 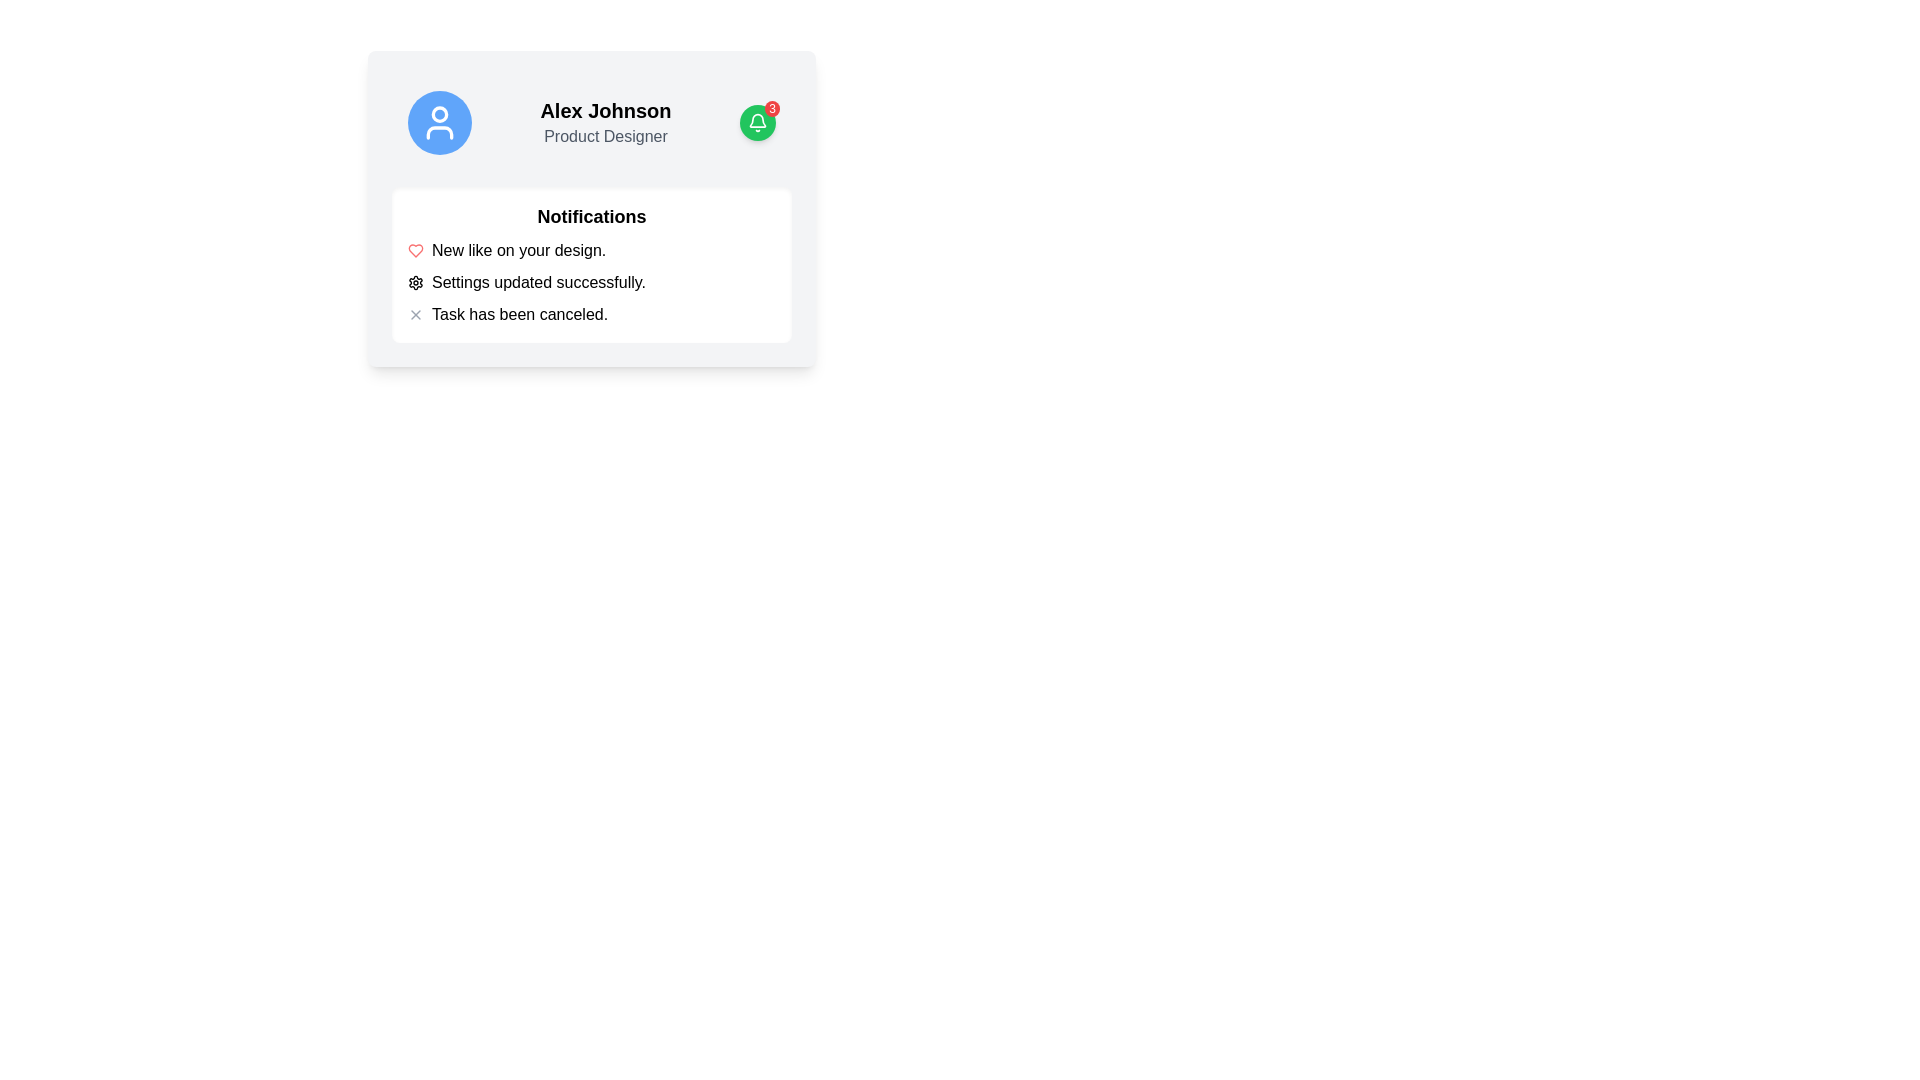 What do you see at coordinates (439, 123) in the screenshot?
I see `the user figure icon outlined in white on a blue circular background` at bounding box center [439, 123].